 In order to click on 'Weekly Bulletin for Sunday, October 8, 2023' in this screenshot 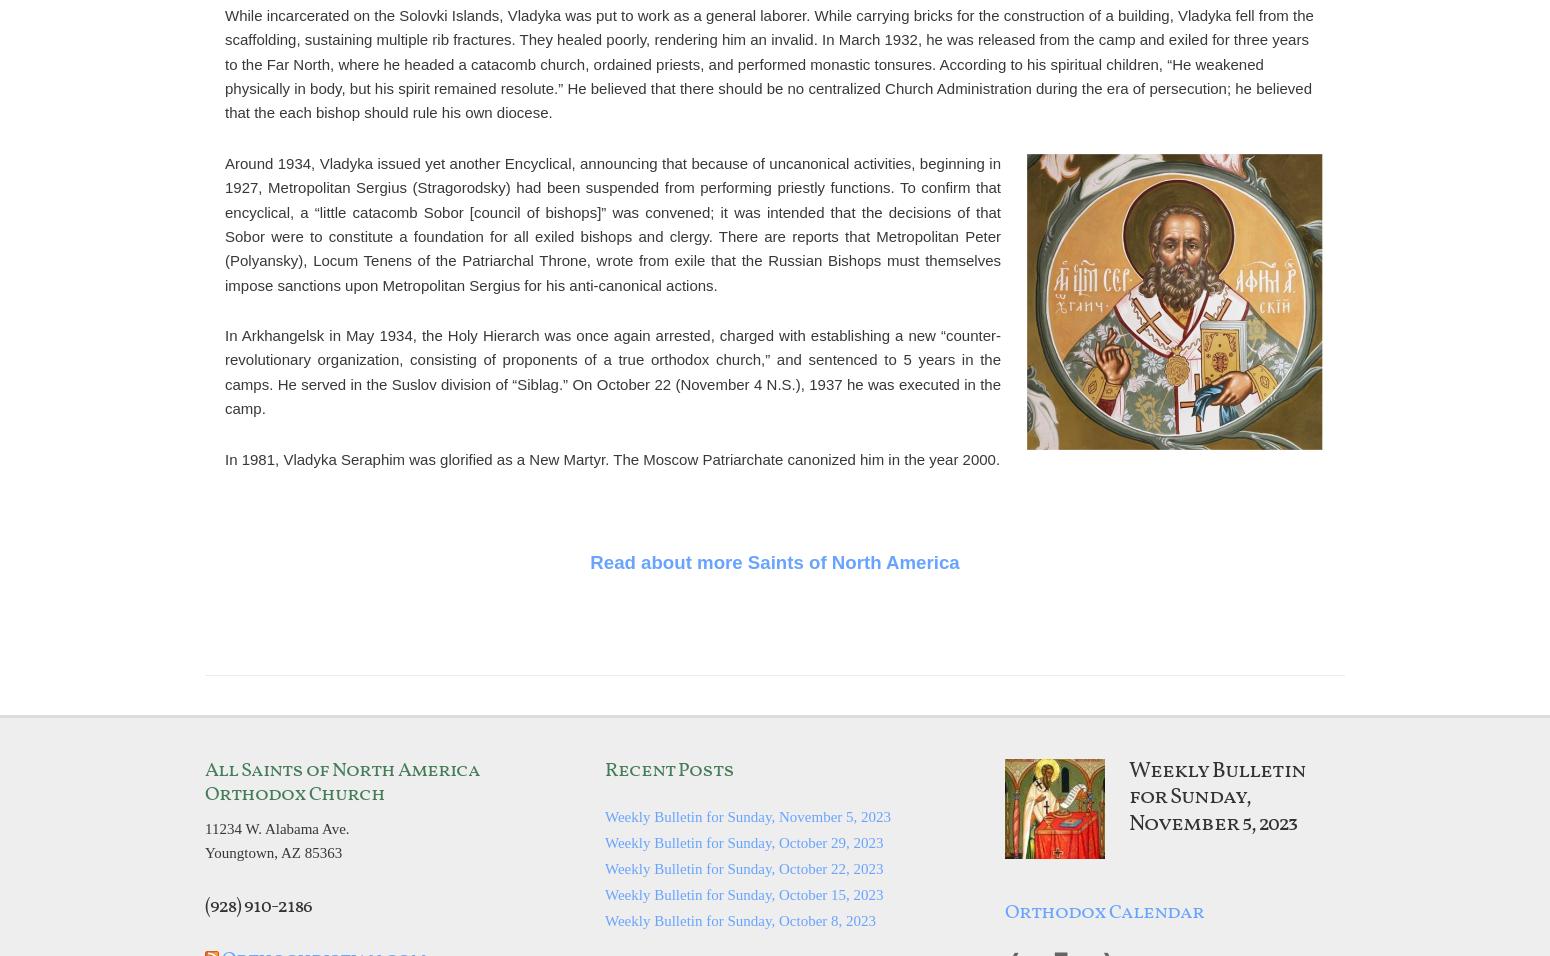, I will do `click(740, 919)`.